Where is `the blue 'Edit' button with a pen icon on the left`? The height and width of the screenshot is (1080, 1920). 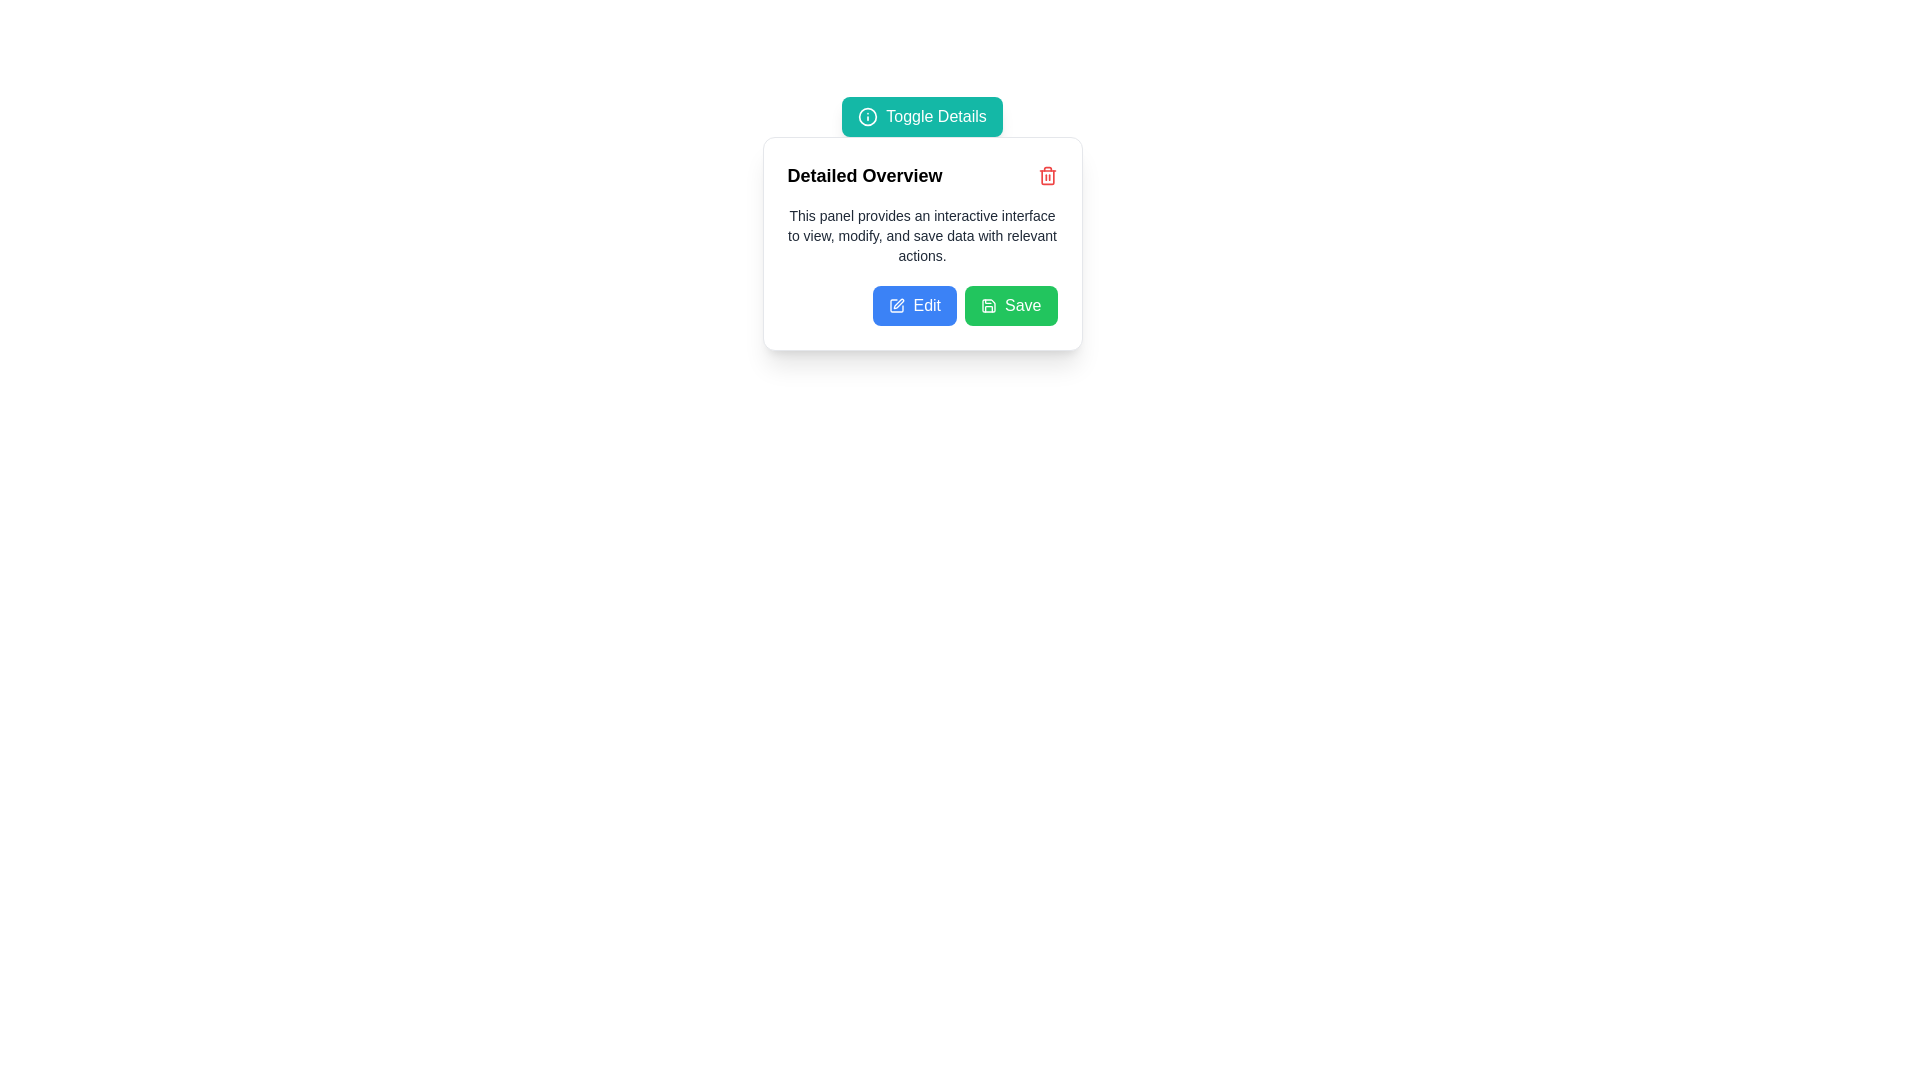 the blue 'Edit' button with a pen icon on the left is located at coordinates (914, 305).